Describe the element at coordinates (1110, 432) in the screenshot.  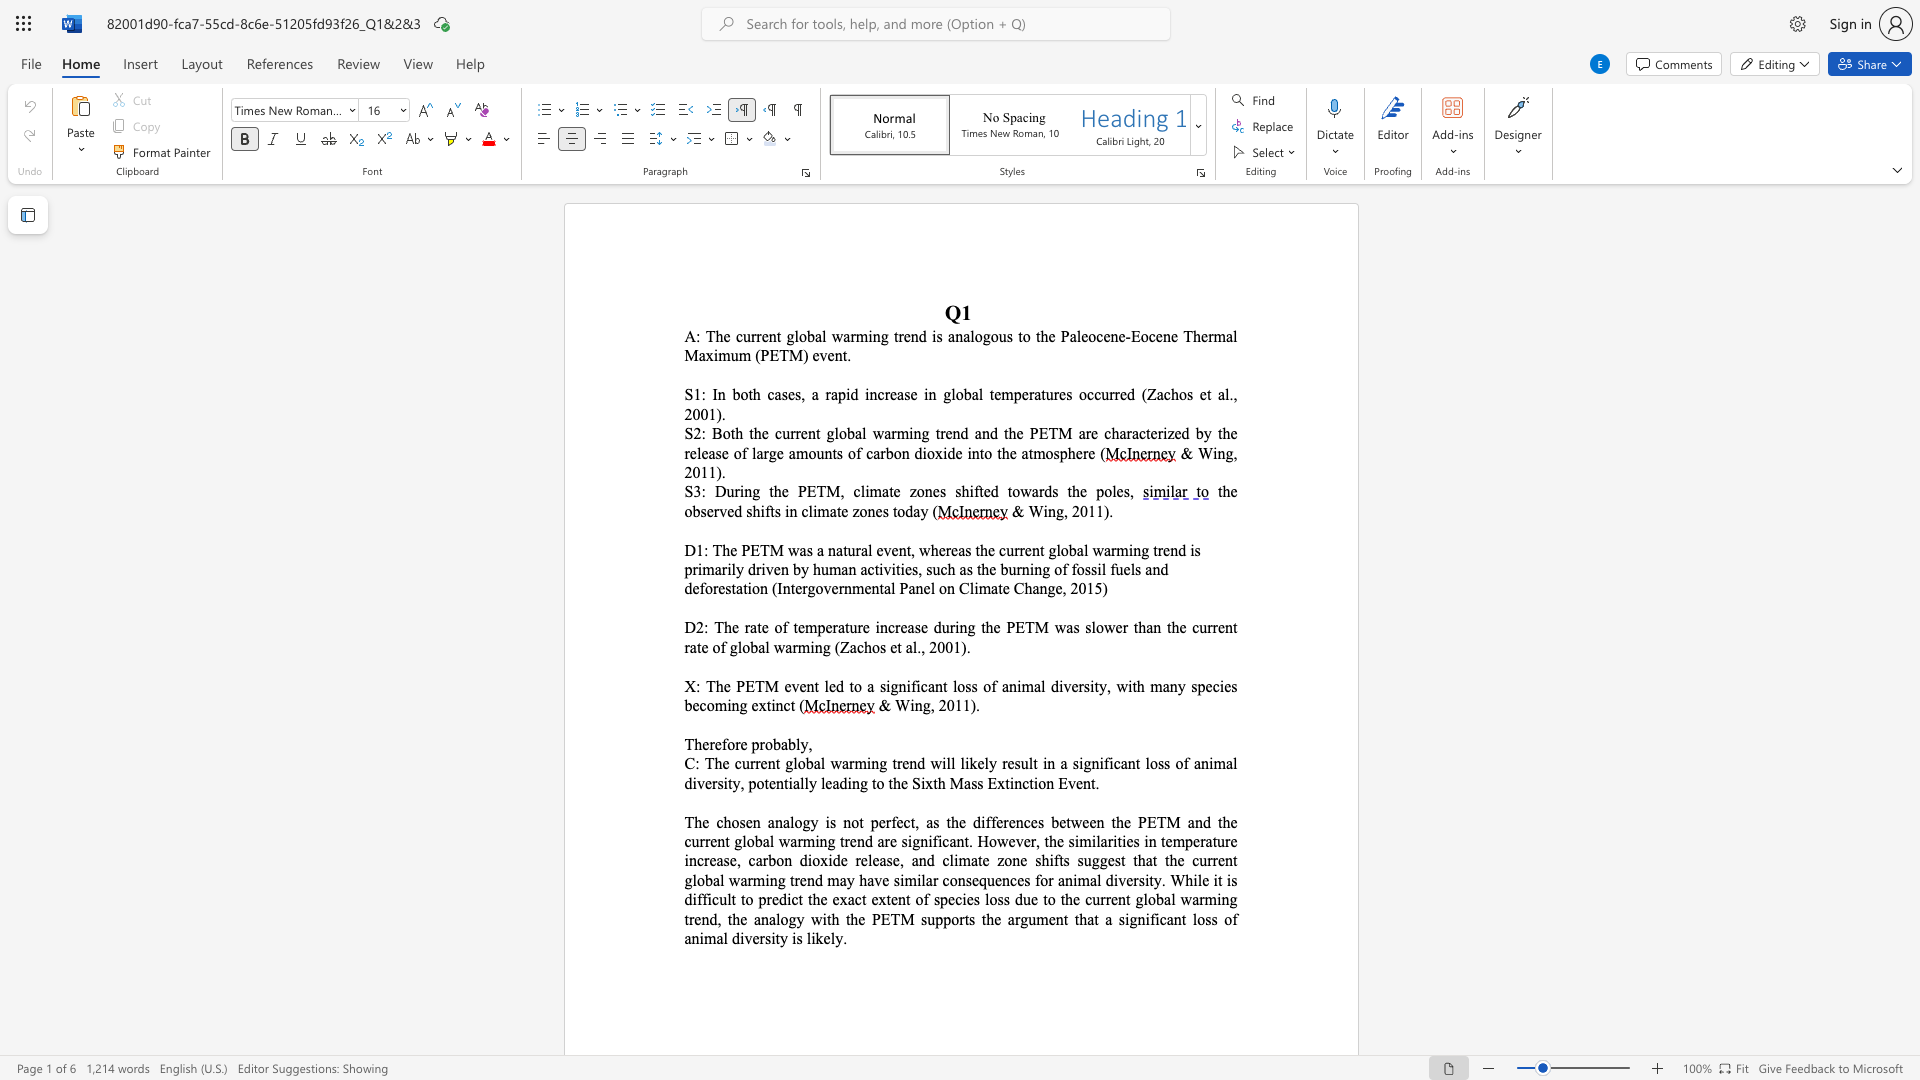
I see `the subset text "haracterized by the rele" within the text "PETM are characterized by the release of"` at that location.